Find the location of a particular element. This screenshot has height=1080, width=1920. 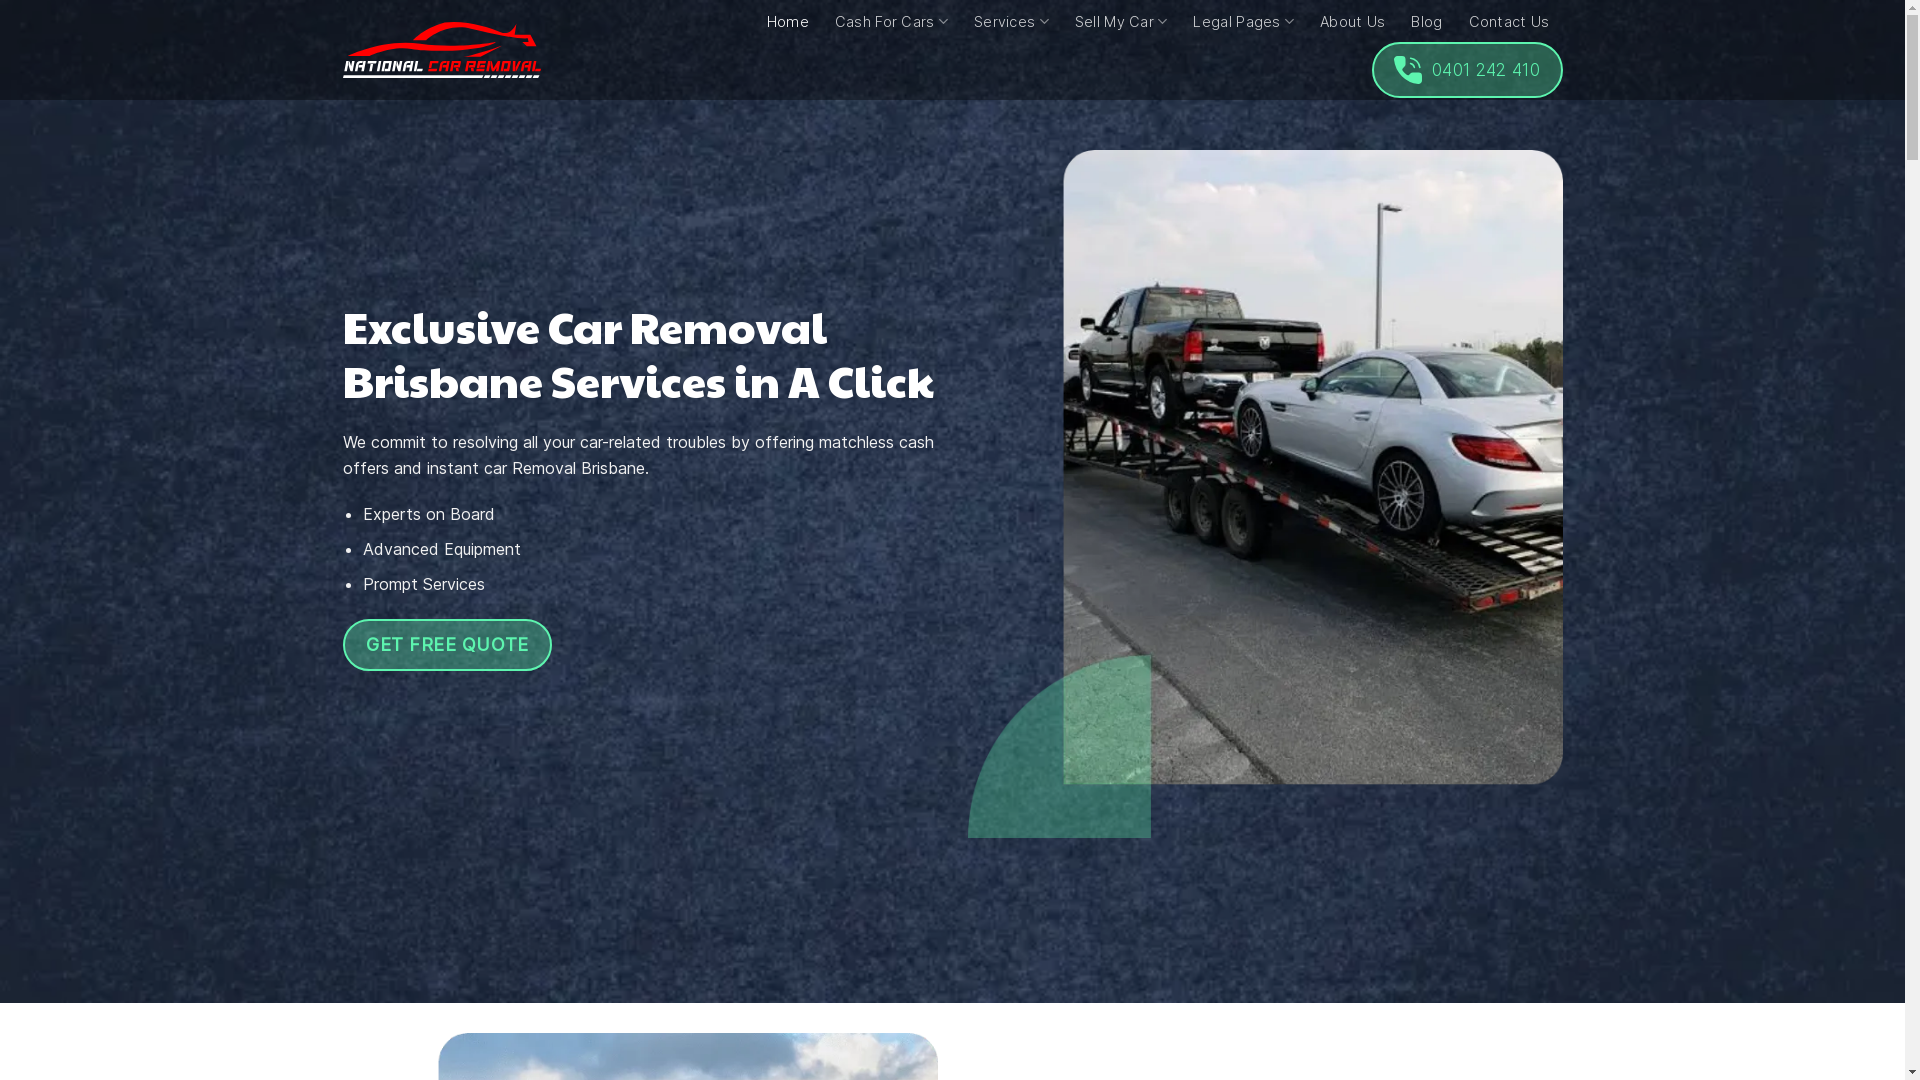

'Legal Pages' is located at coordinates (1193, 21).